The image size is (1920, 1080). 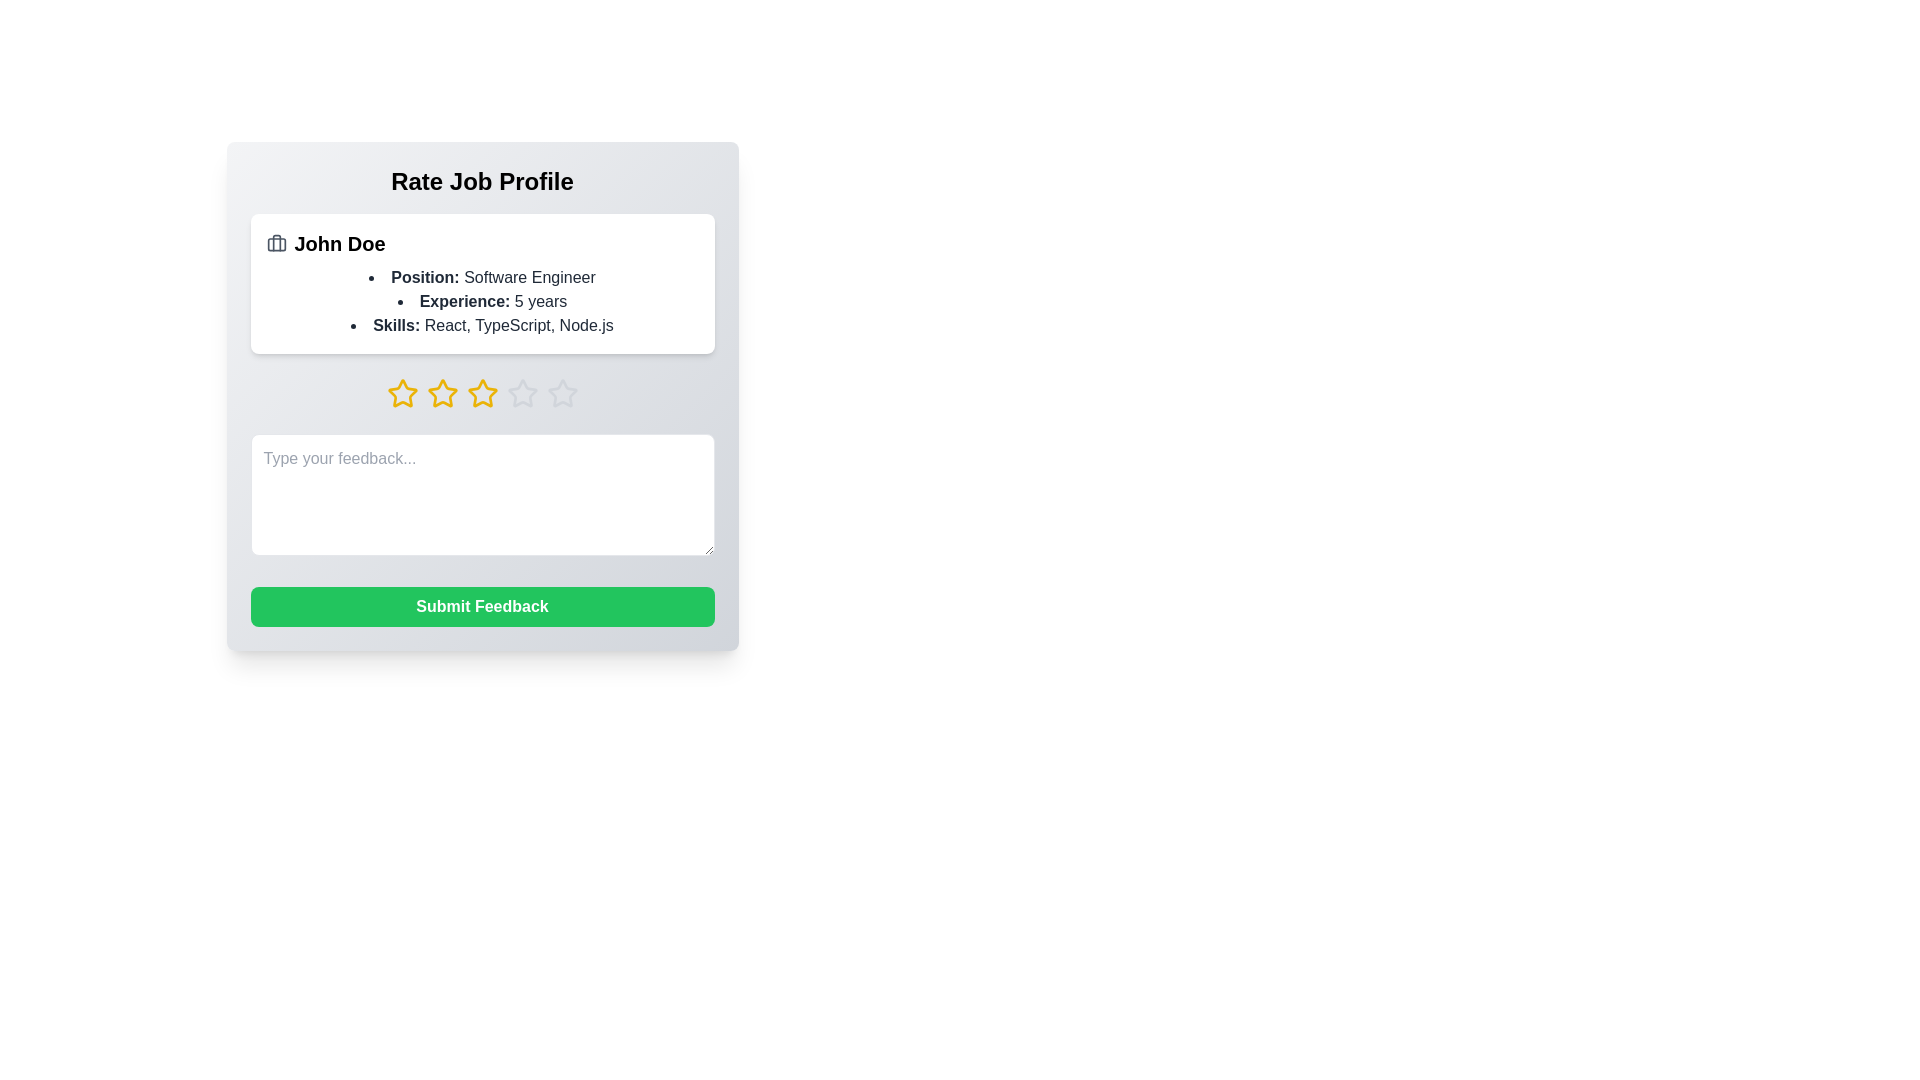 I want to click on the green 'Submit Feedback' button with white bold text to trigger a visual change, so click(x=482, y=605).